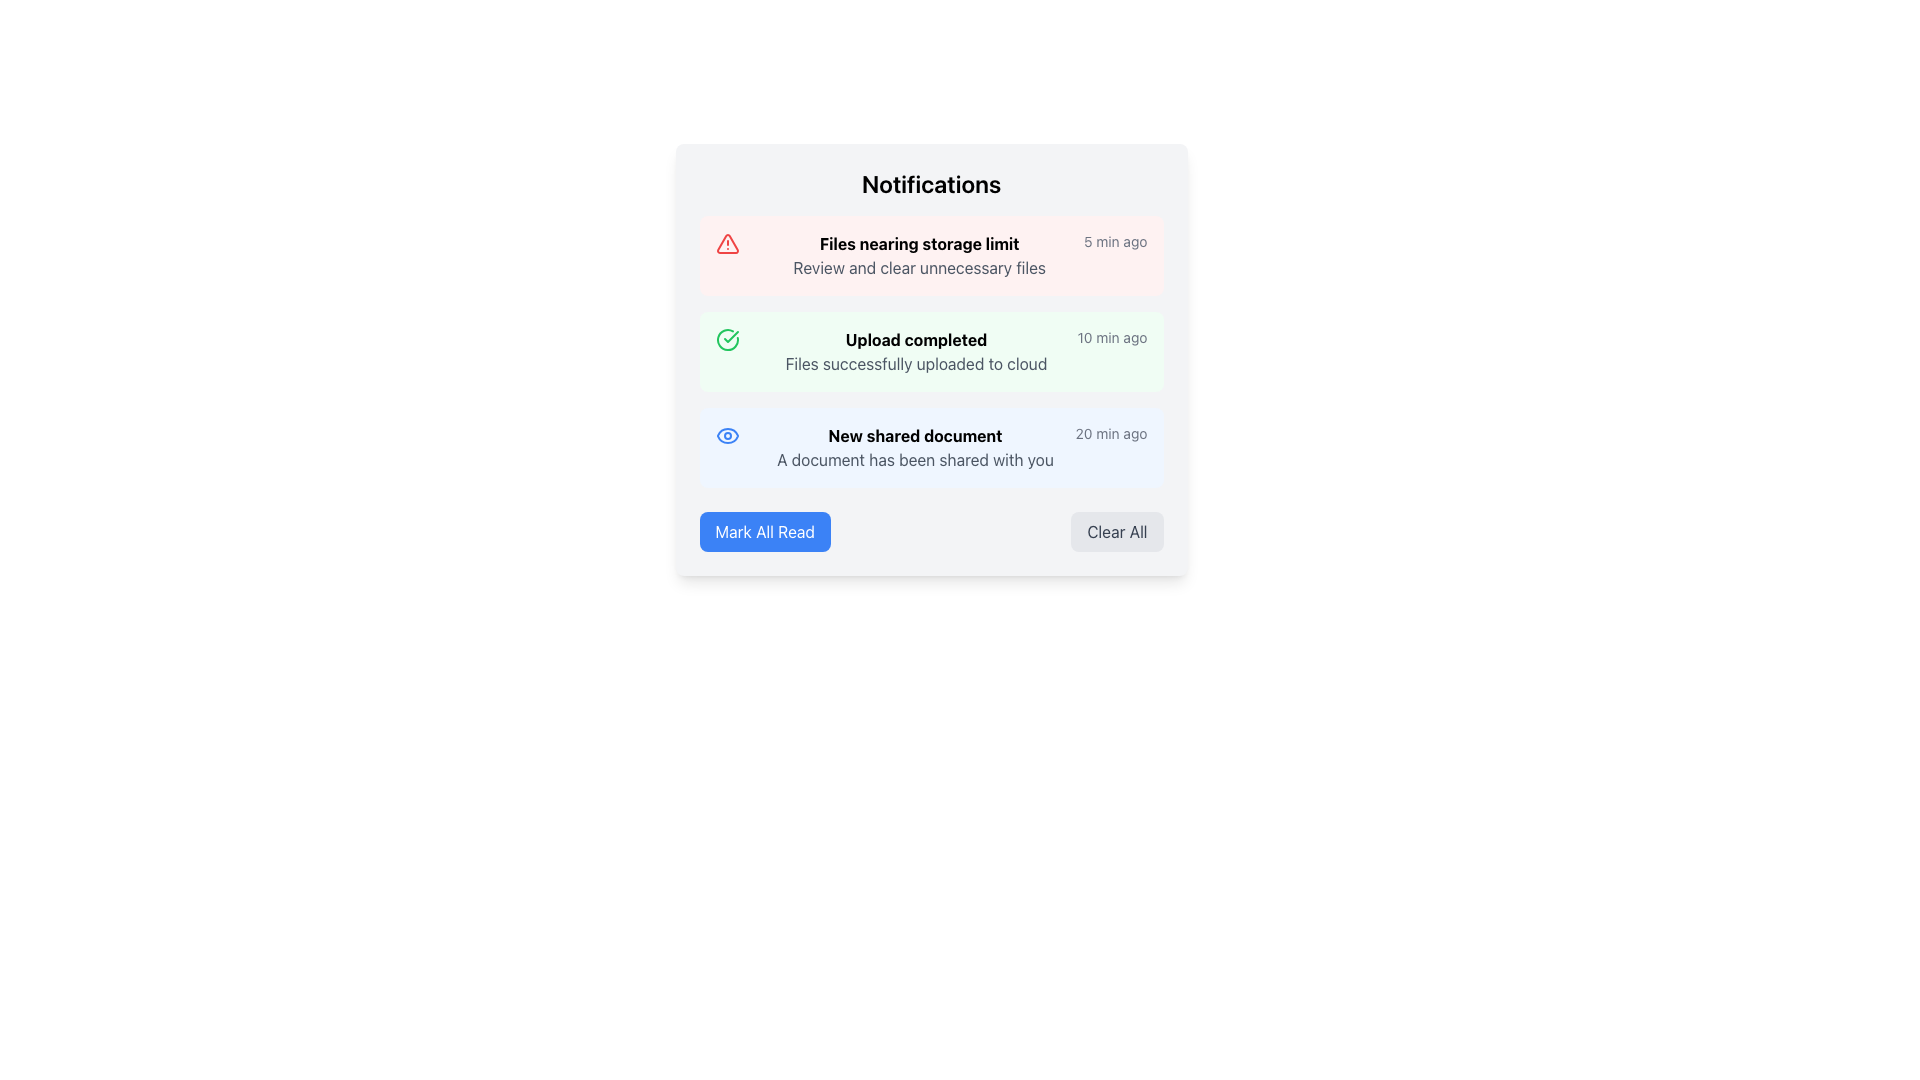 This screenshot has width=1920, height=1080. I want to click on the title text label of the third notification card in the 'Notifications' list, which indicates the event or subject of the message, so click(914, 434).